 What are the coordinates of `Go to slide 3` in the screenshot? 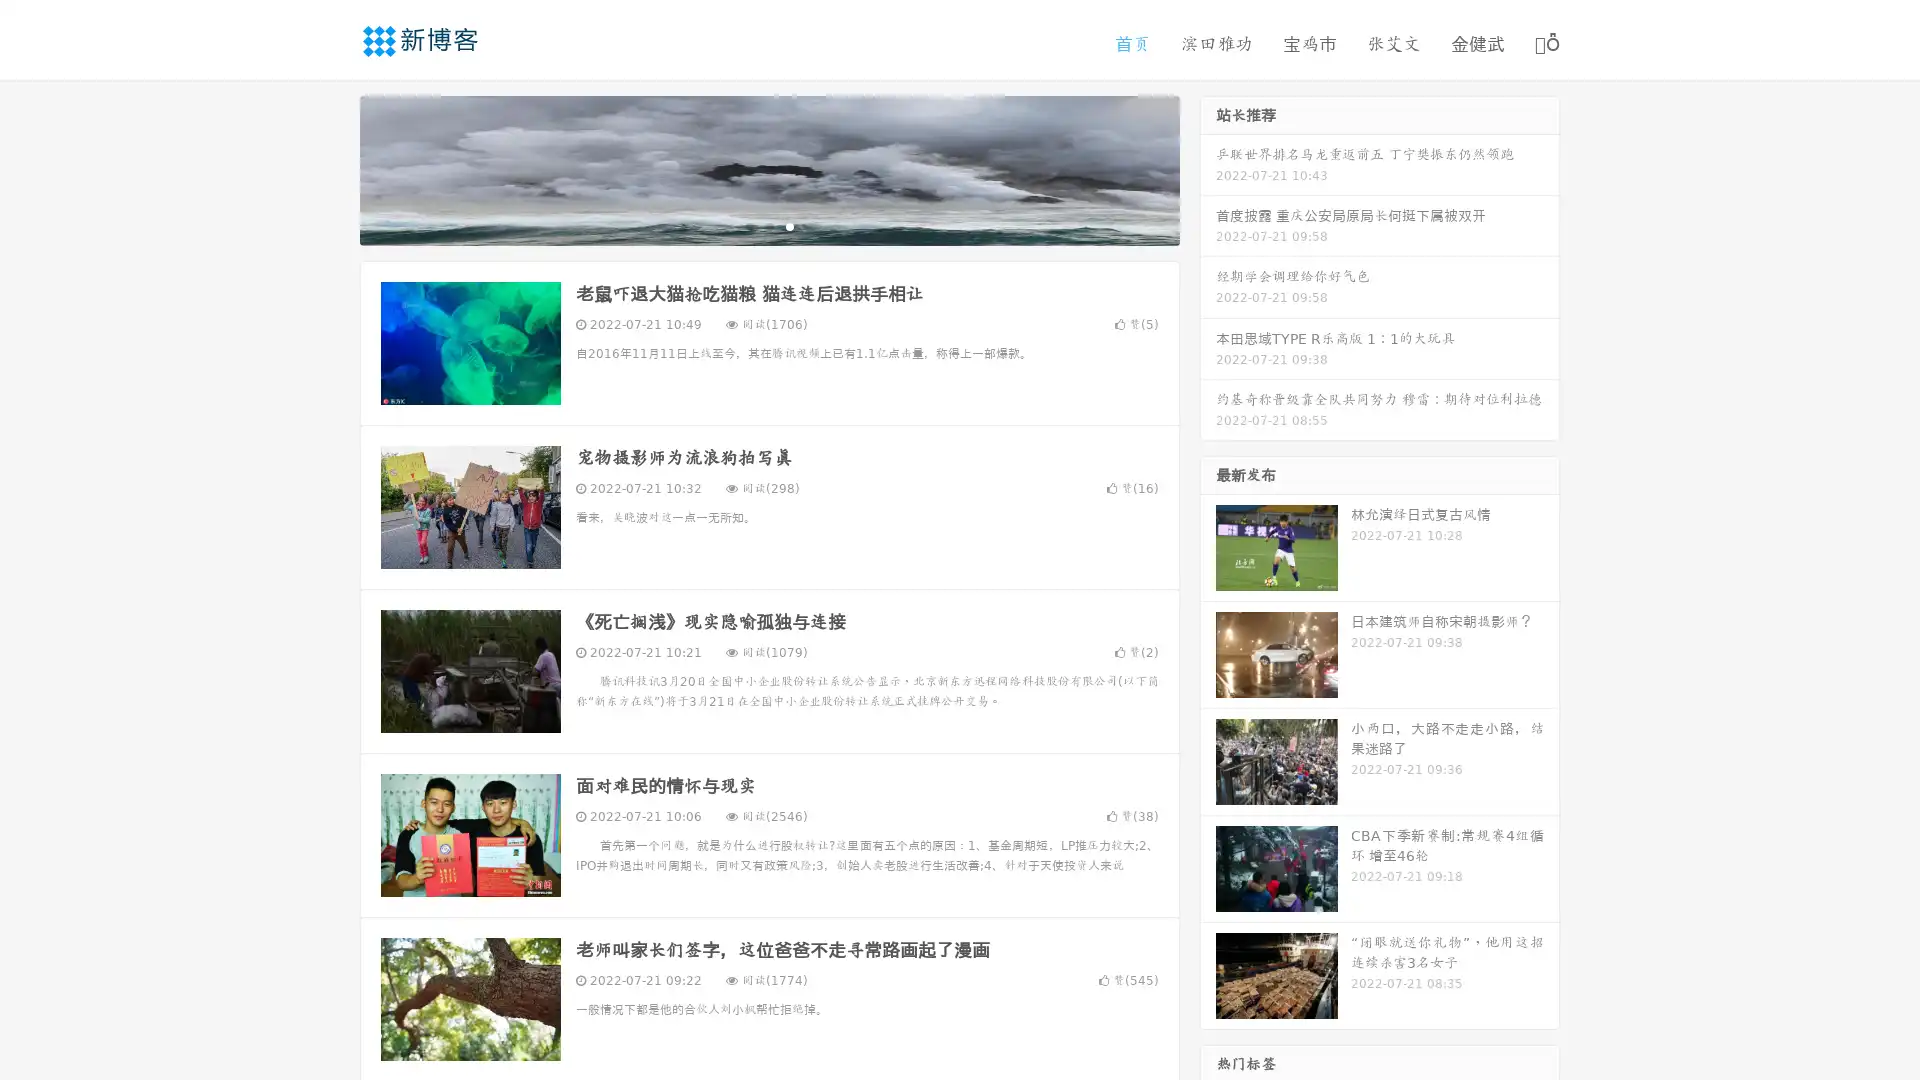 It's located at (789, 225).